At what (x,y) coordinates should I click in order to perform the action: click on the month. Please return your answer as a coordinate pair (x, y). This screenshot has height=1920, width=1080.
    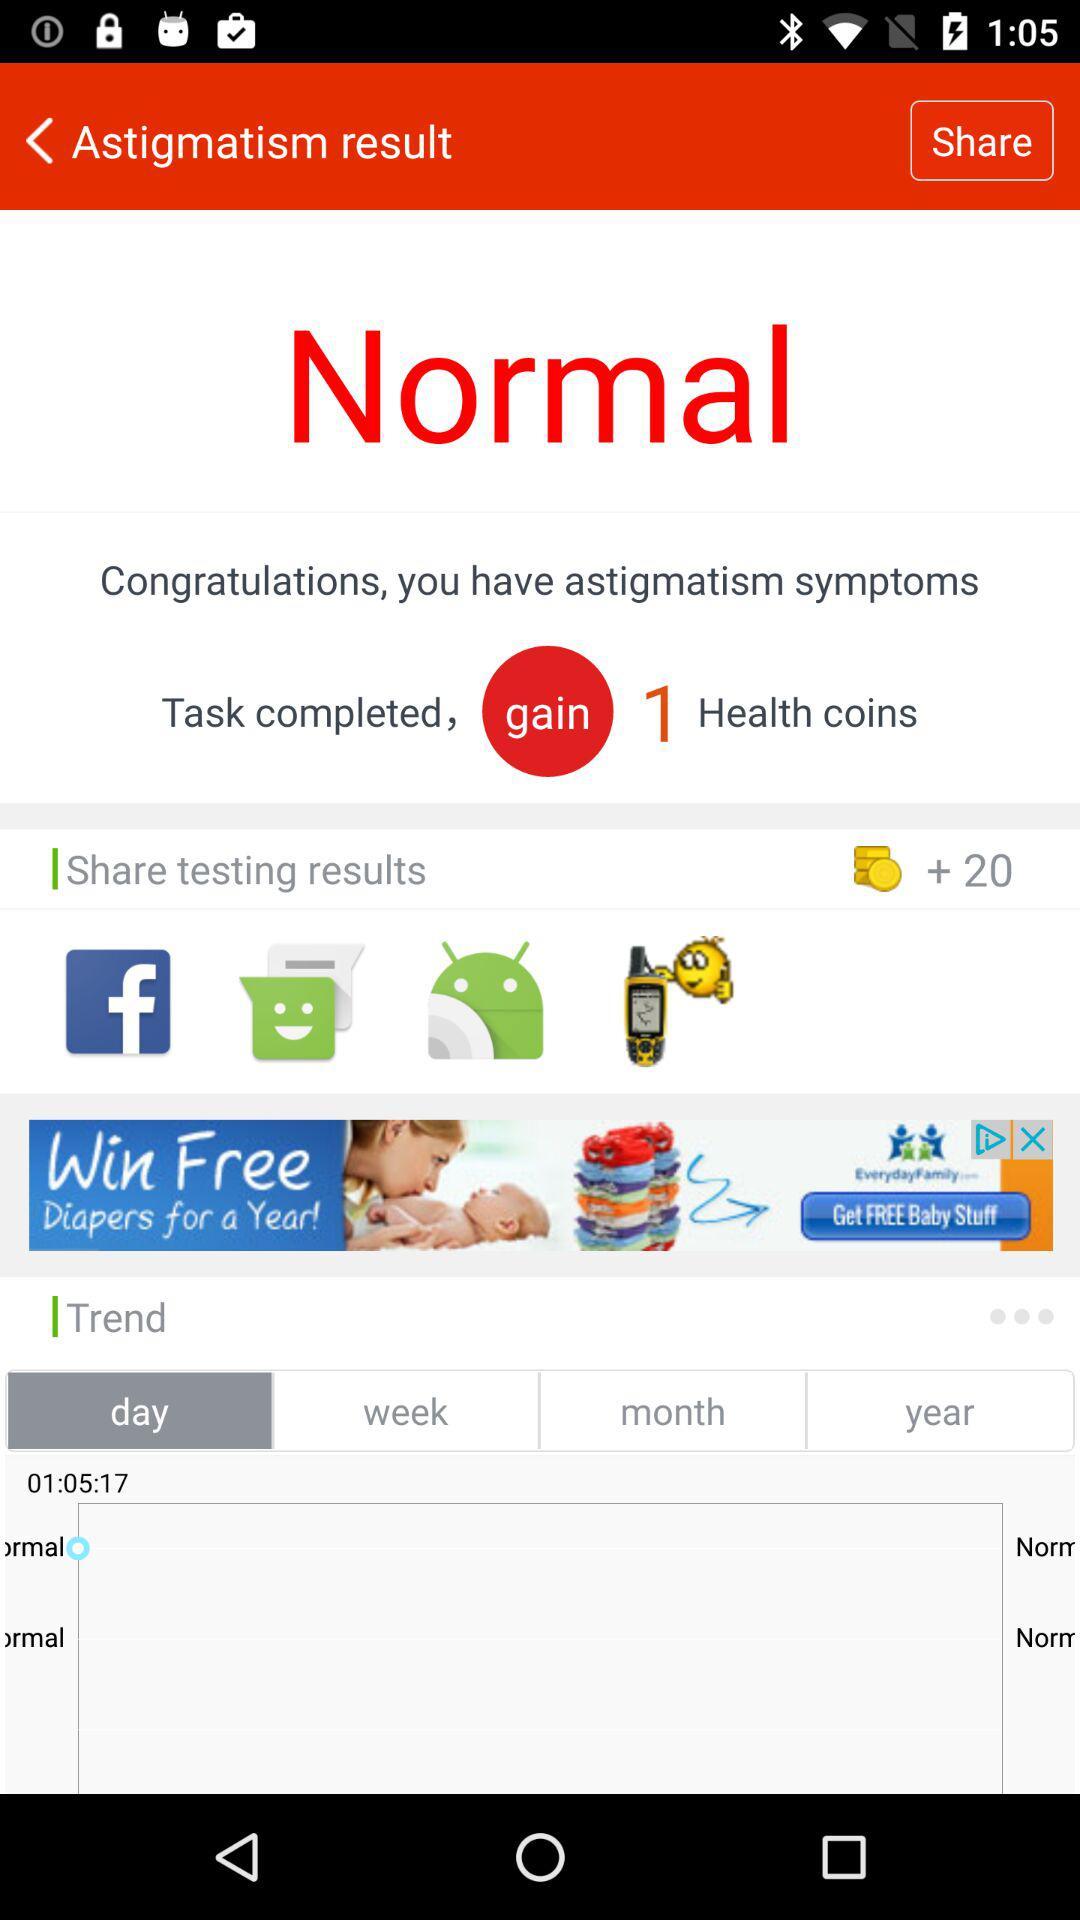
    Looking at the image, I should click on (672, 1409).